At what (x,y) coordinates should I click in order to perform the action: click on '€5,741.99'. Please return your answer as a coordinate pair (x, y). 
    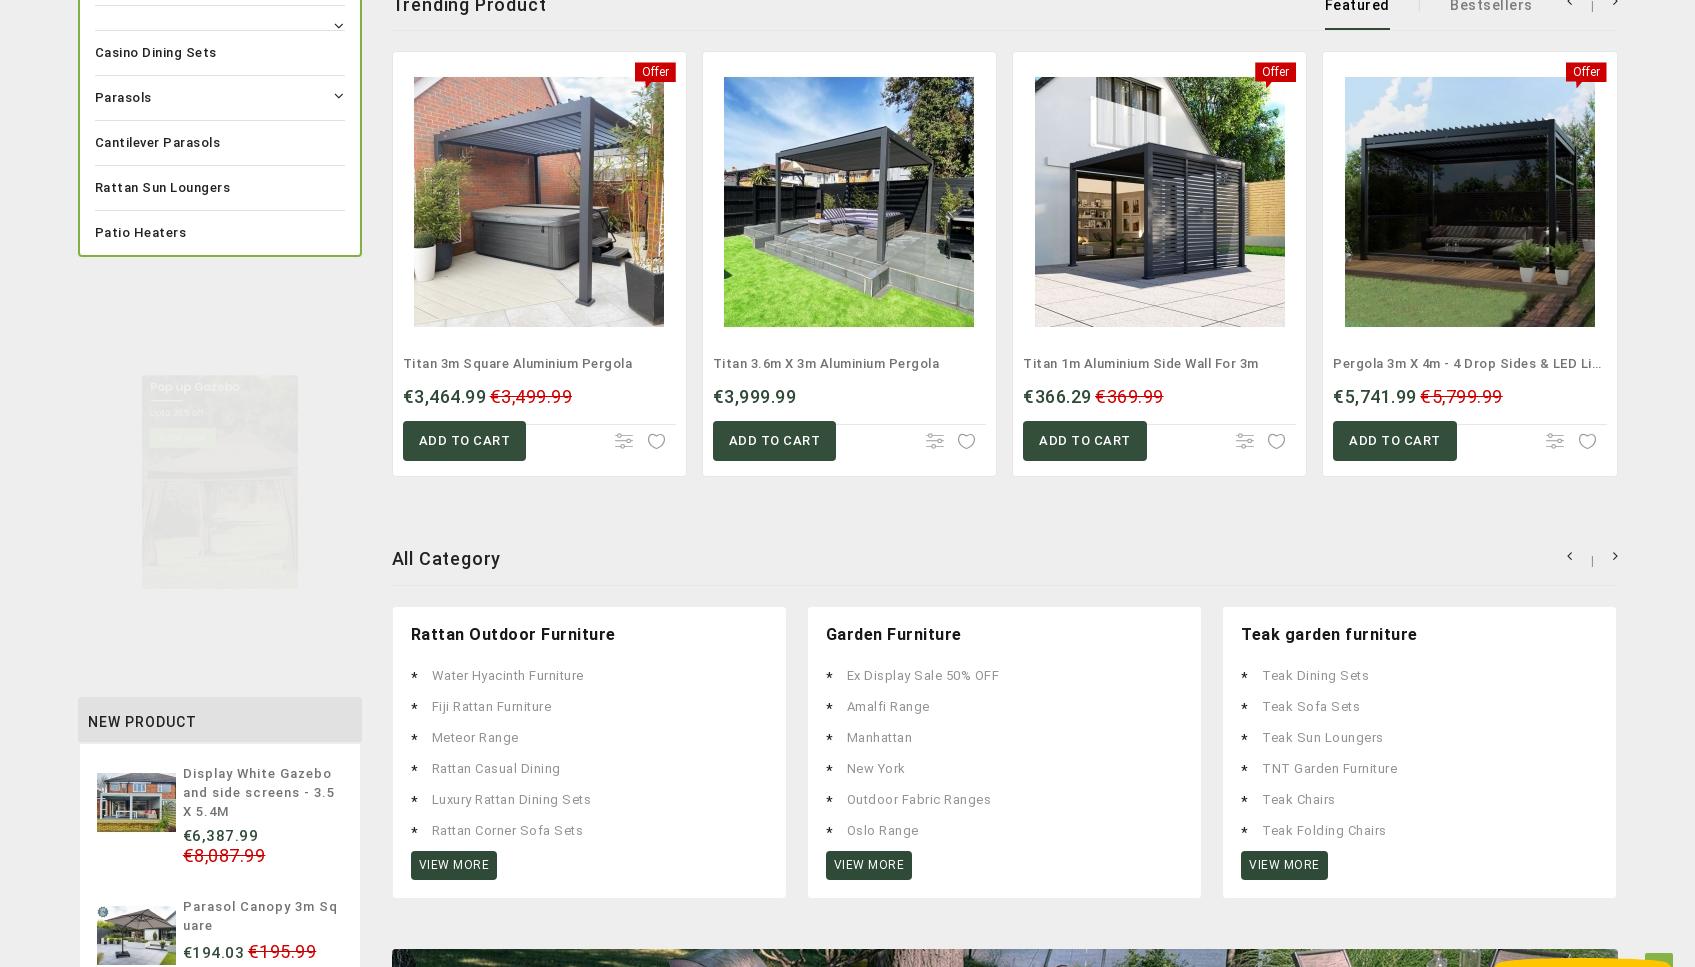
    Looking at the image, I should click on (1373, 395).